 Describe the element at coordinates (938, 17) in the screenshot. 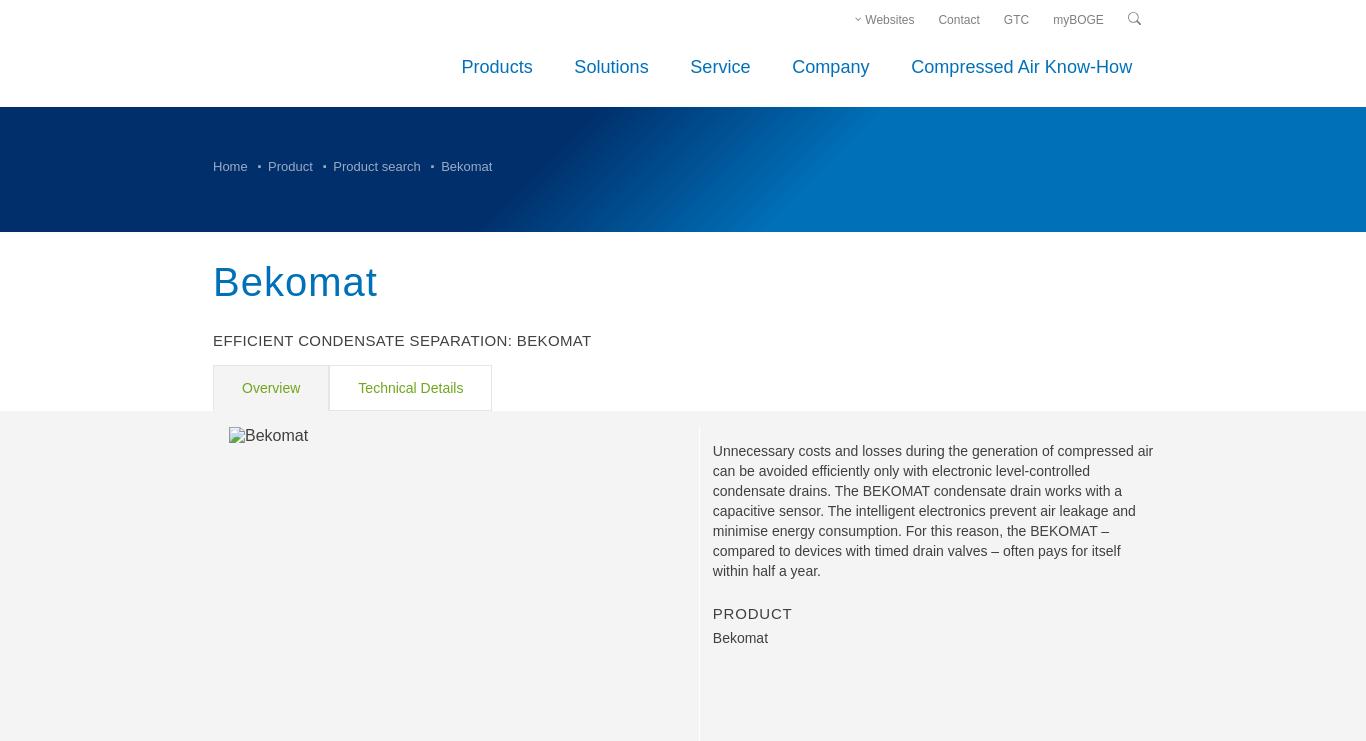

I see `'Contact'` at that location.